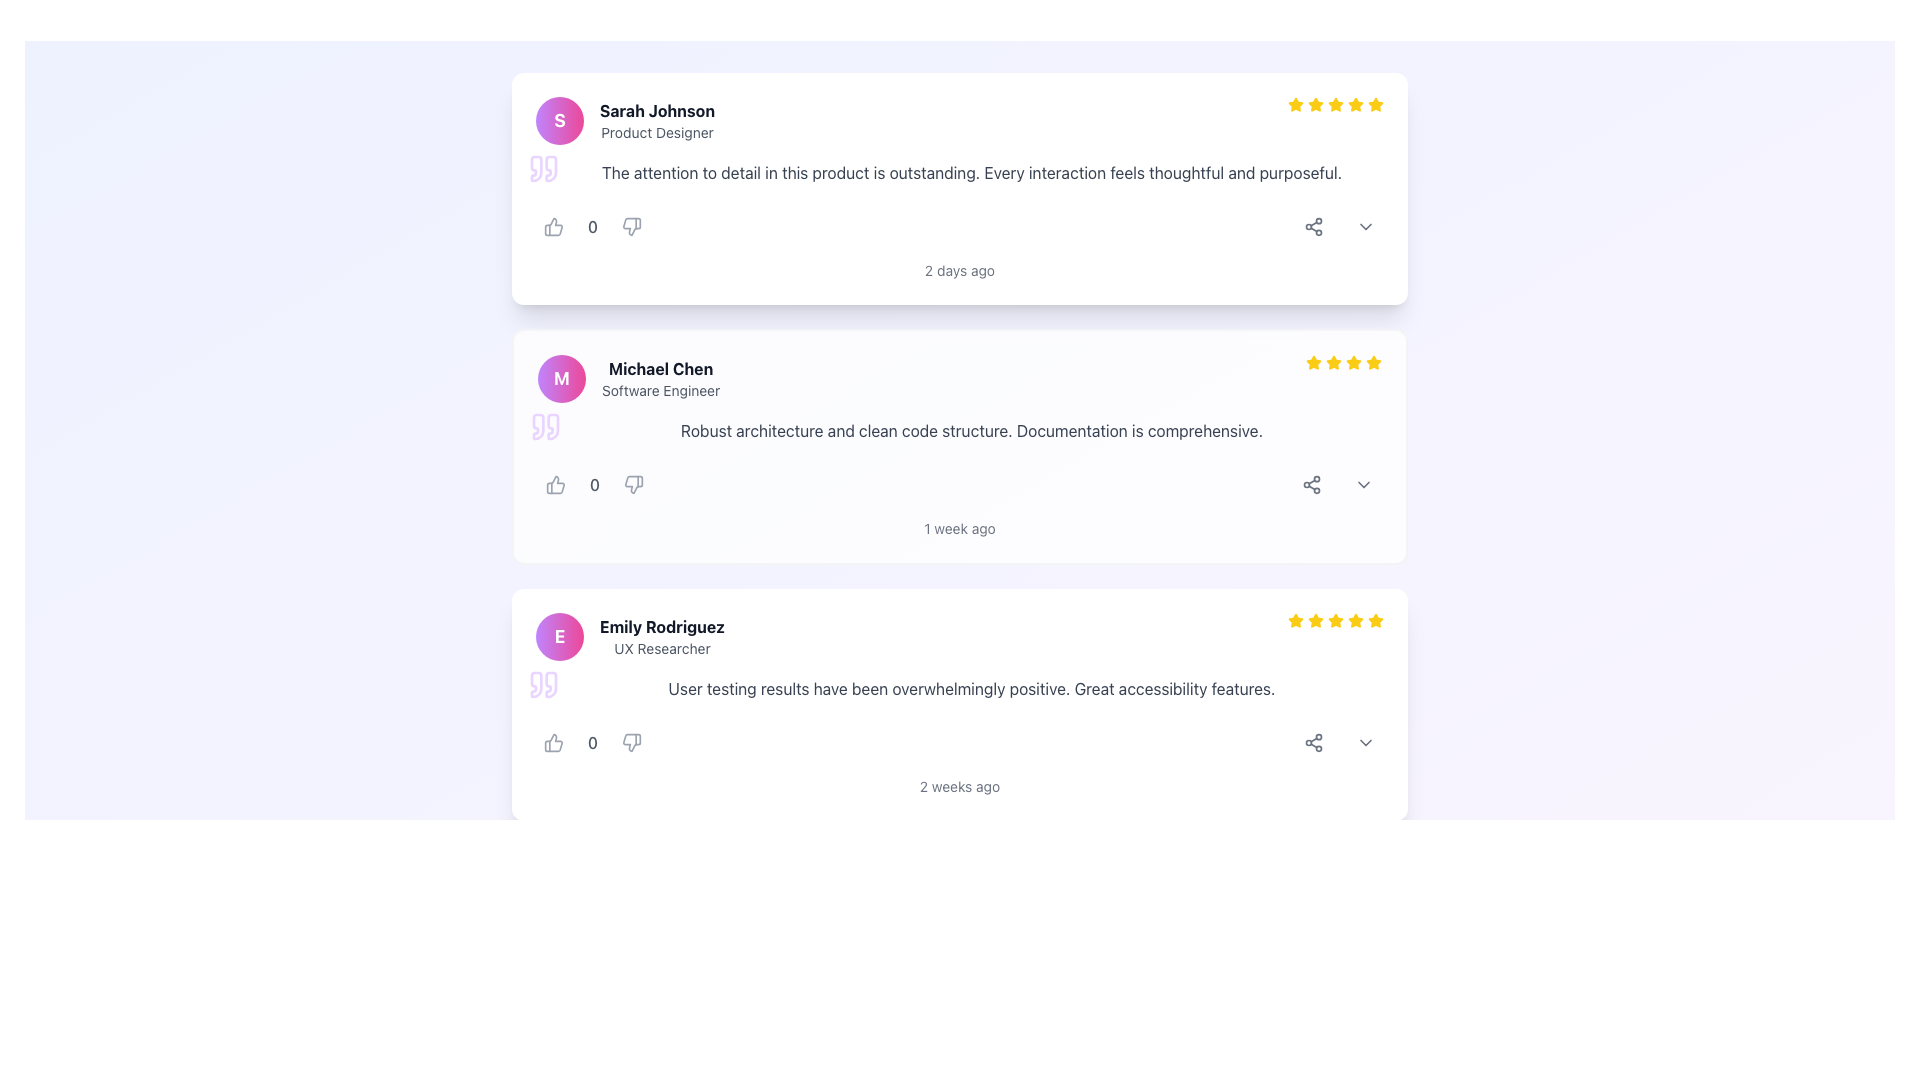 This screenshot has width=1920, height=1080. Describe the element at coordinates (960, 527) in the screenshot. I see `the text label that reads '1 week ago', which is styled with small light gray text and located beneath a user comment` at that location.